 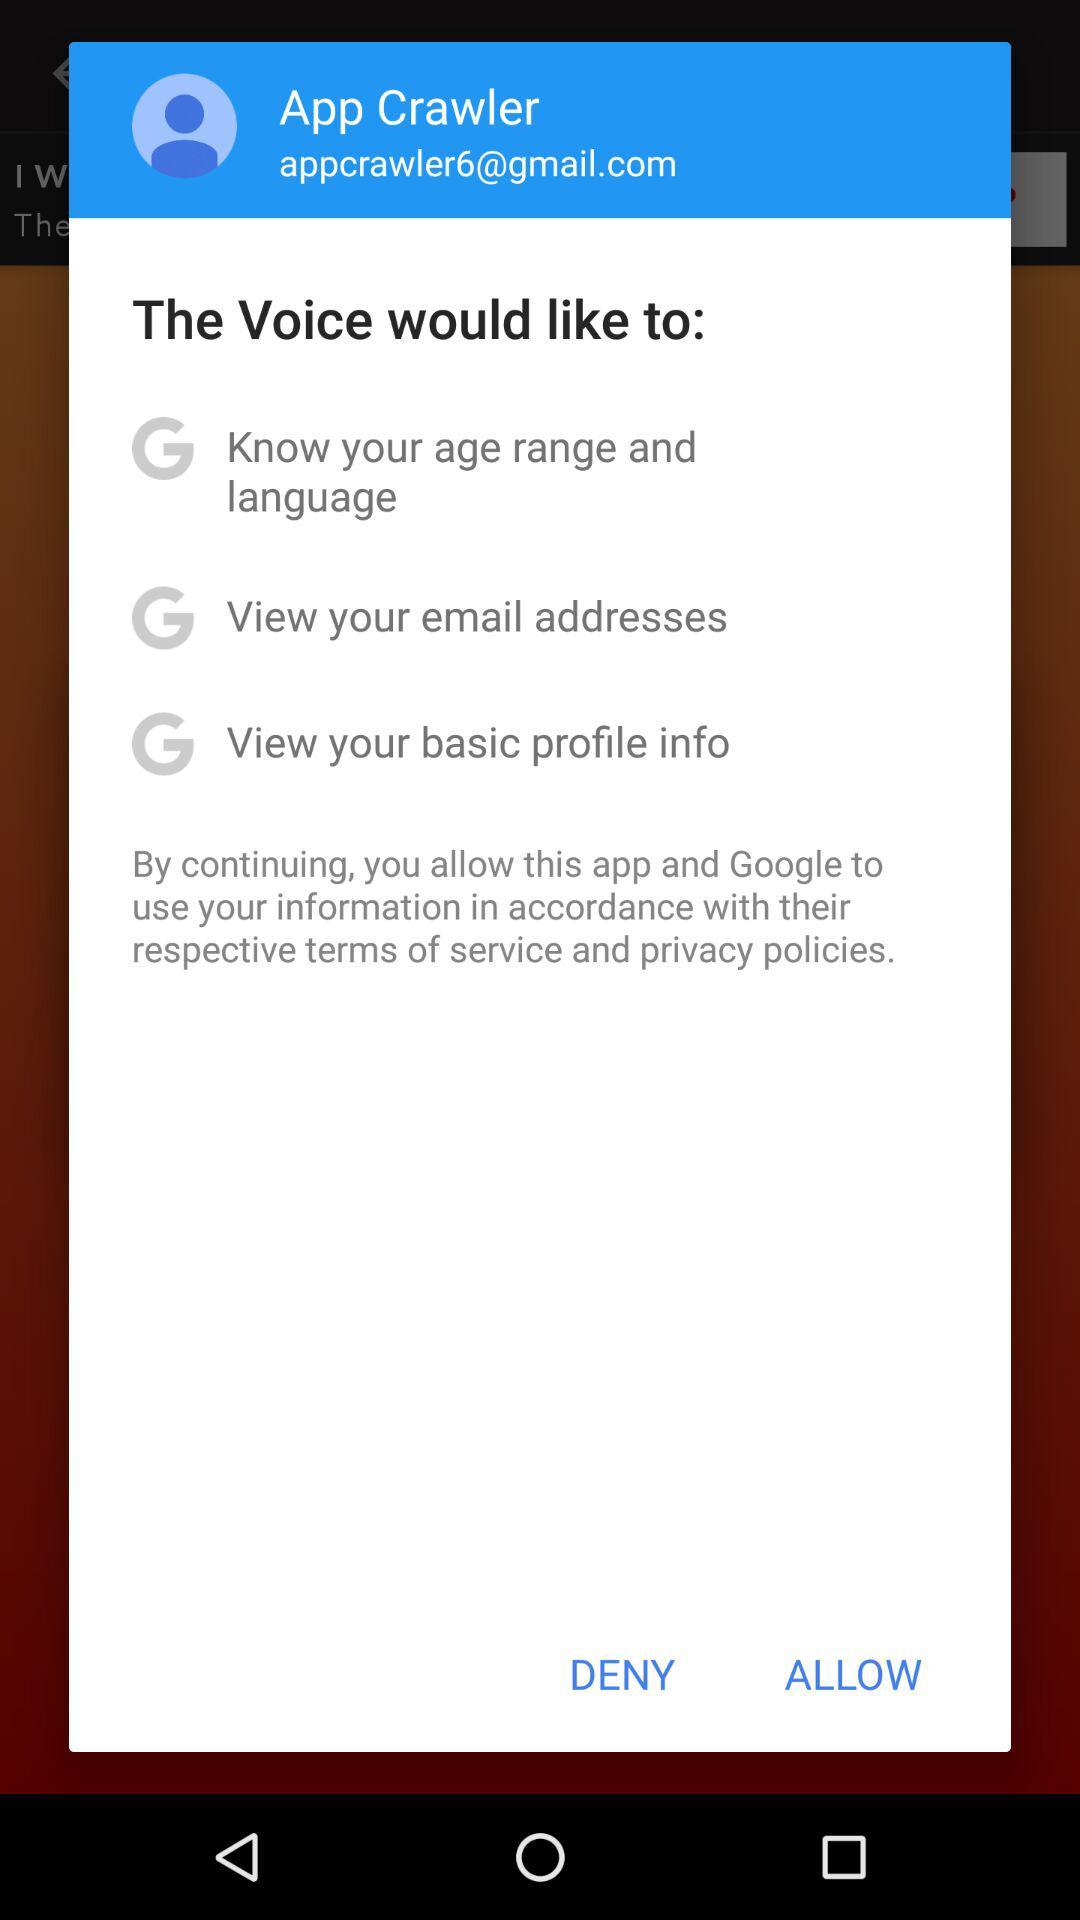 I want to click on the item next to app crawler app, so click(x=184, y=124).